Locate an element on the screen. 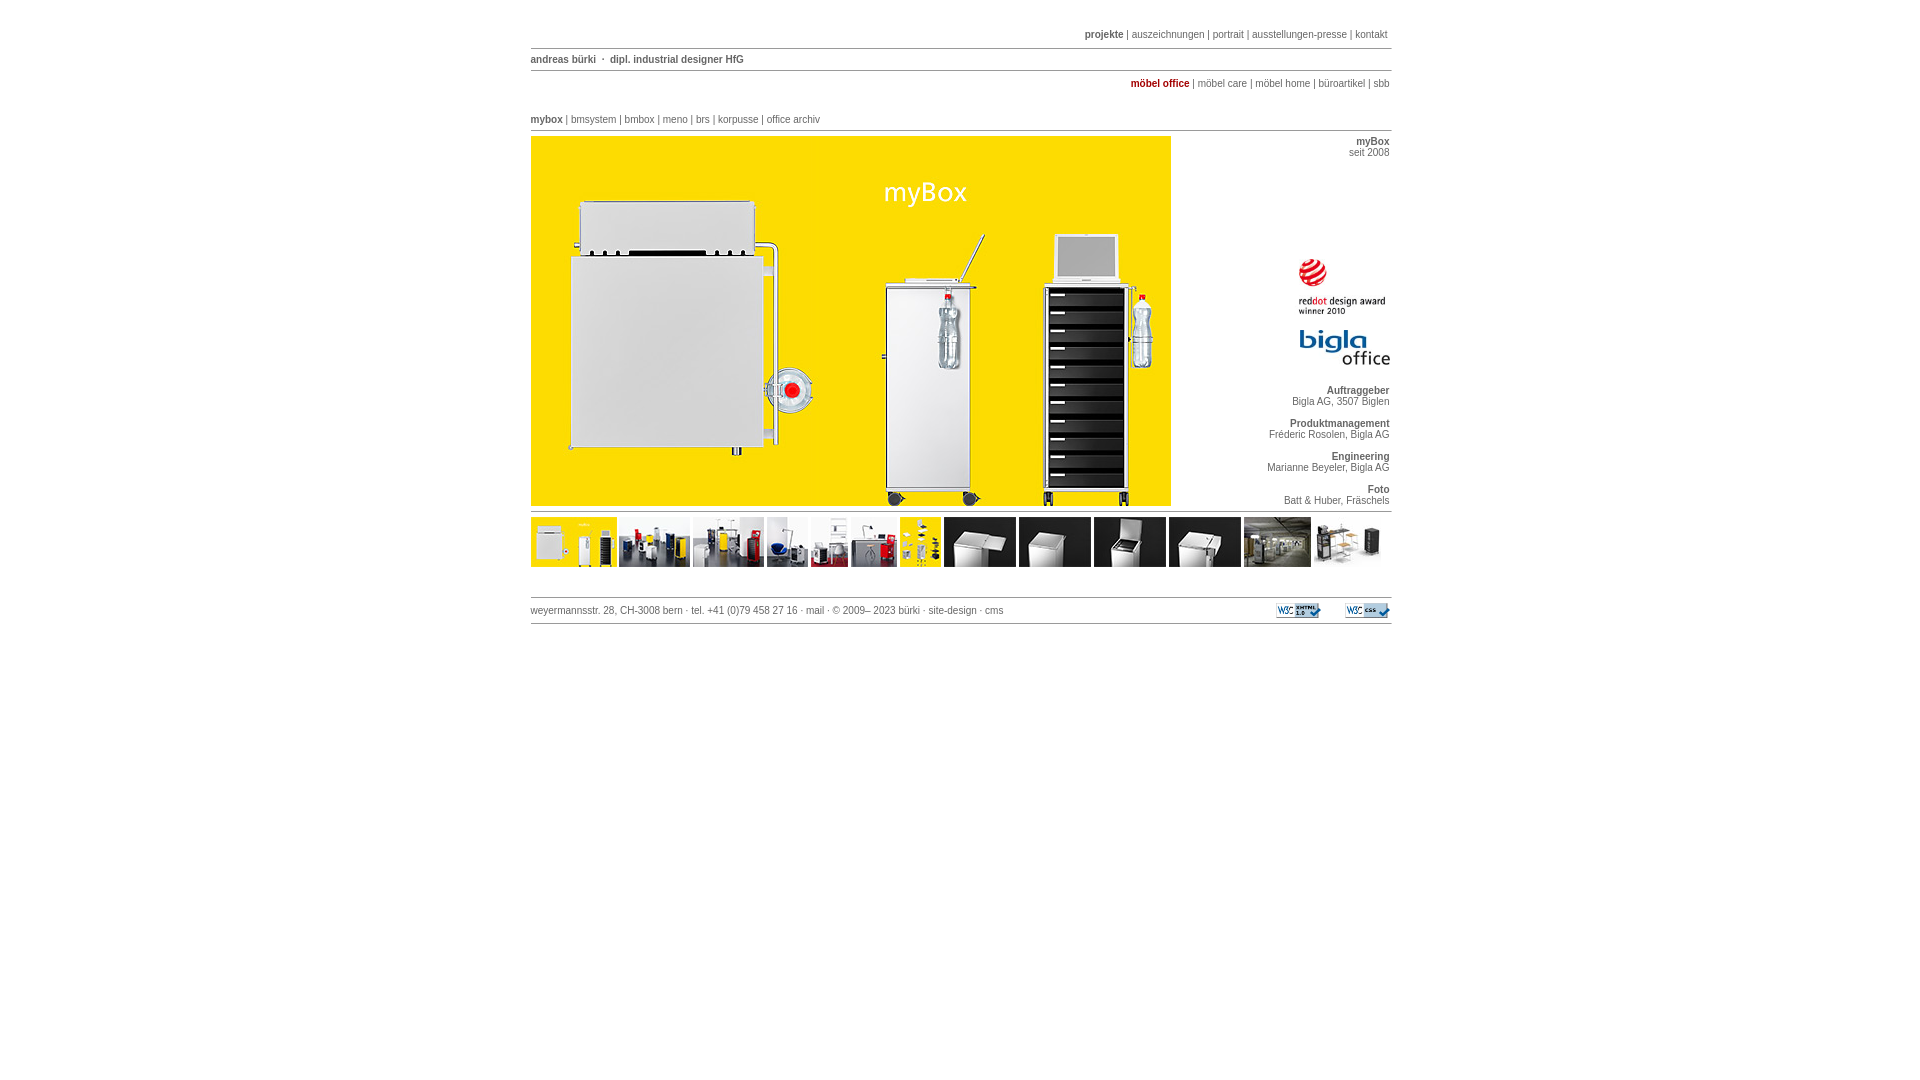  'portrait' is located at coordinates (1227, 34).